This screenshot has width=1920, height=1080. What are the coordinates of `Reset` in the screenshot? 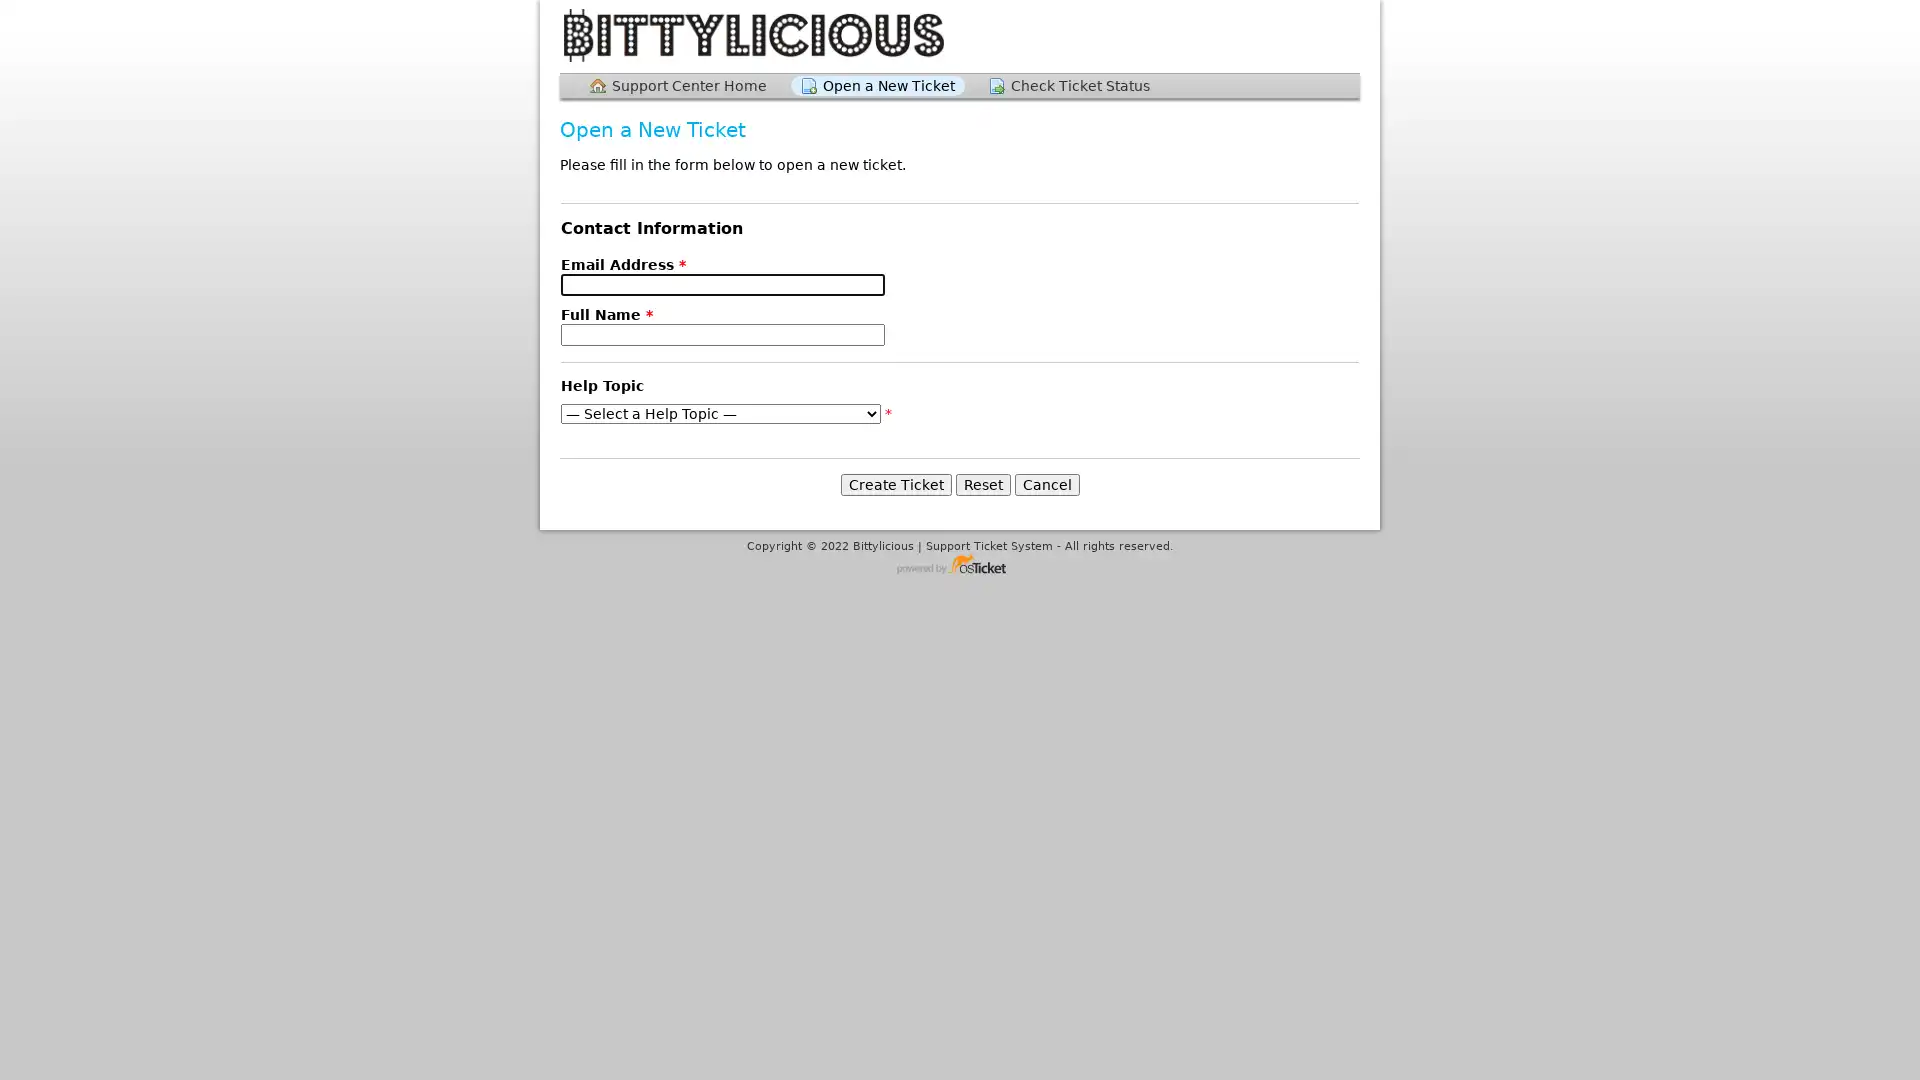 It's located at (982, 485).